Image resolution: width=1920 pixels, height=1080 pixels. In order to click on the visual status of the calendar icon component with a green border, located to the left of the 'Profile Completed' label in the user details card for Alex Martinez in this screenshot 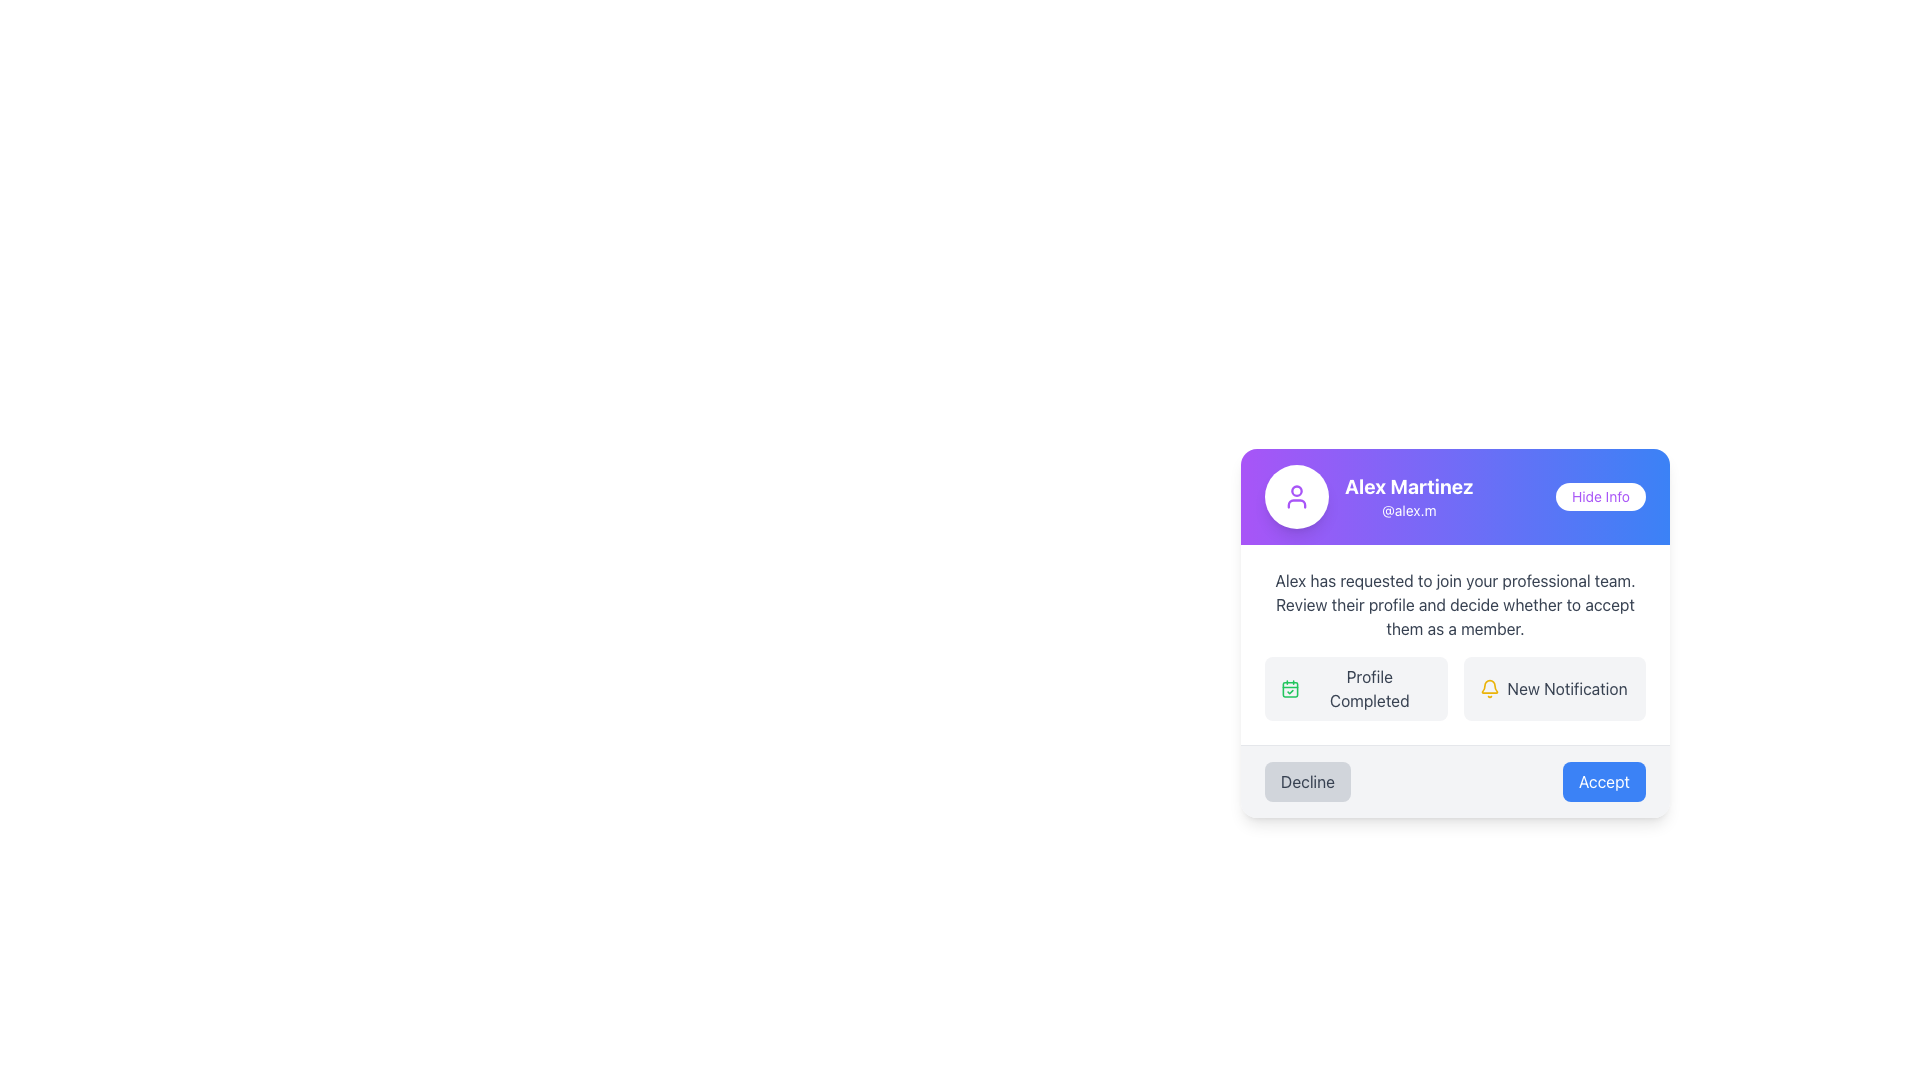, I will do `click(1290, 688)`.